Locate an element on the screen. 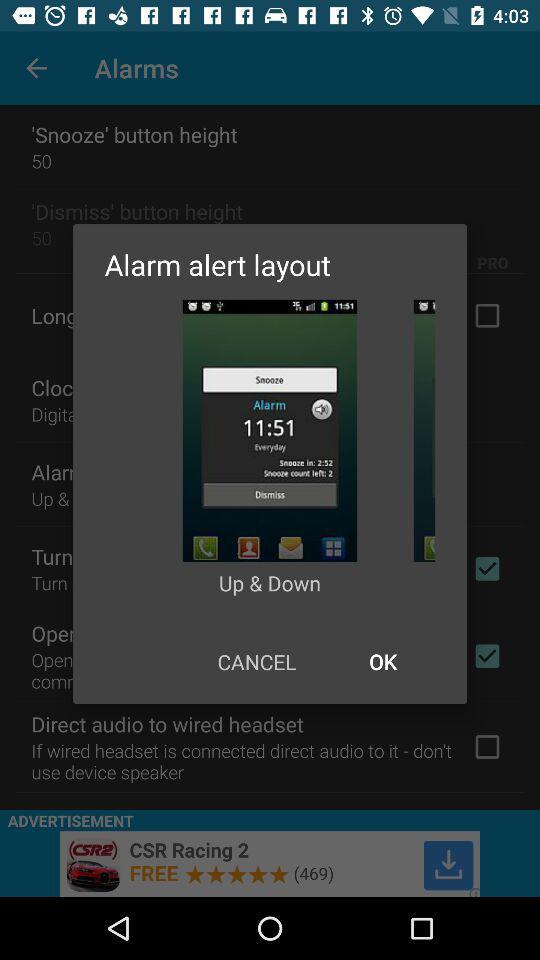  icon at the bottom right corner is located at coordinates (382, 661).